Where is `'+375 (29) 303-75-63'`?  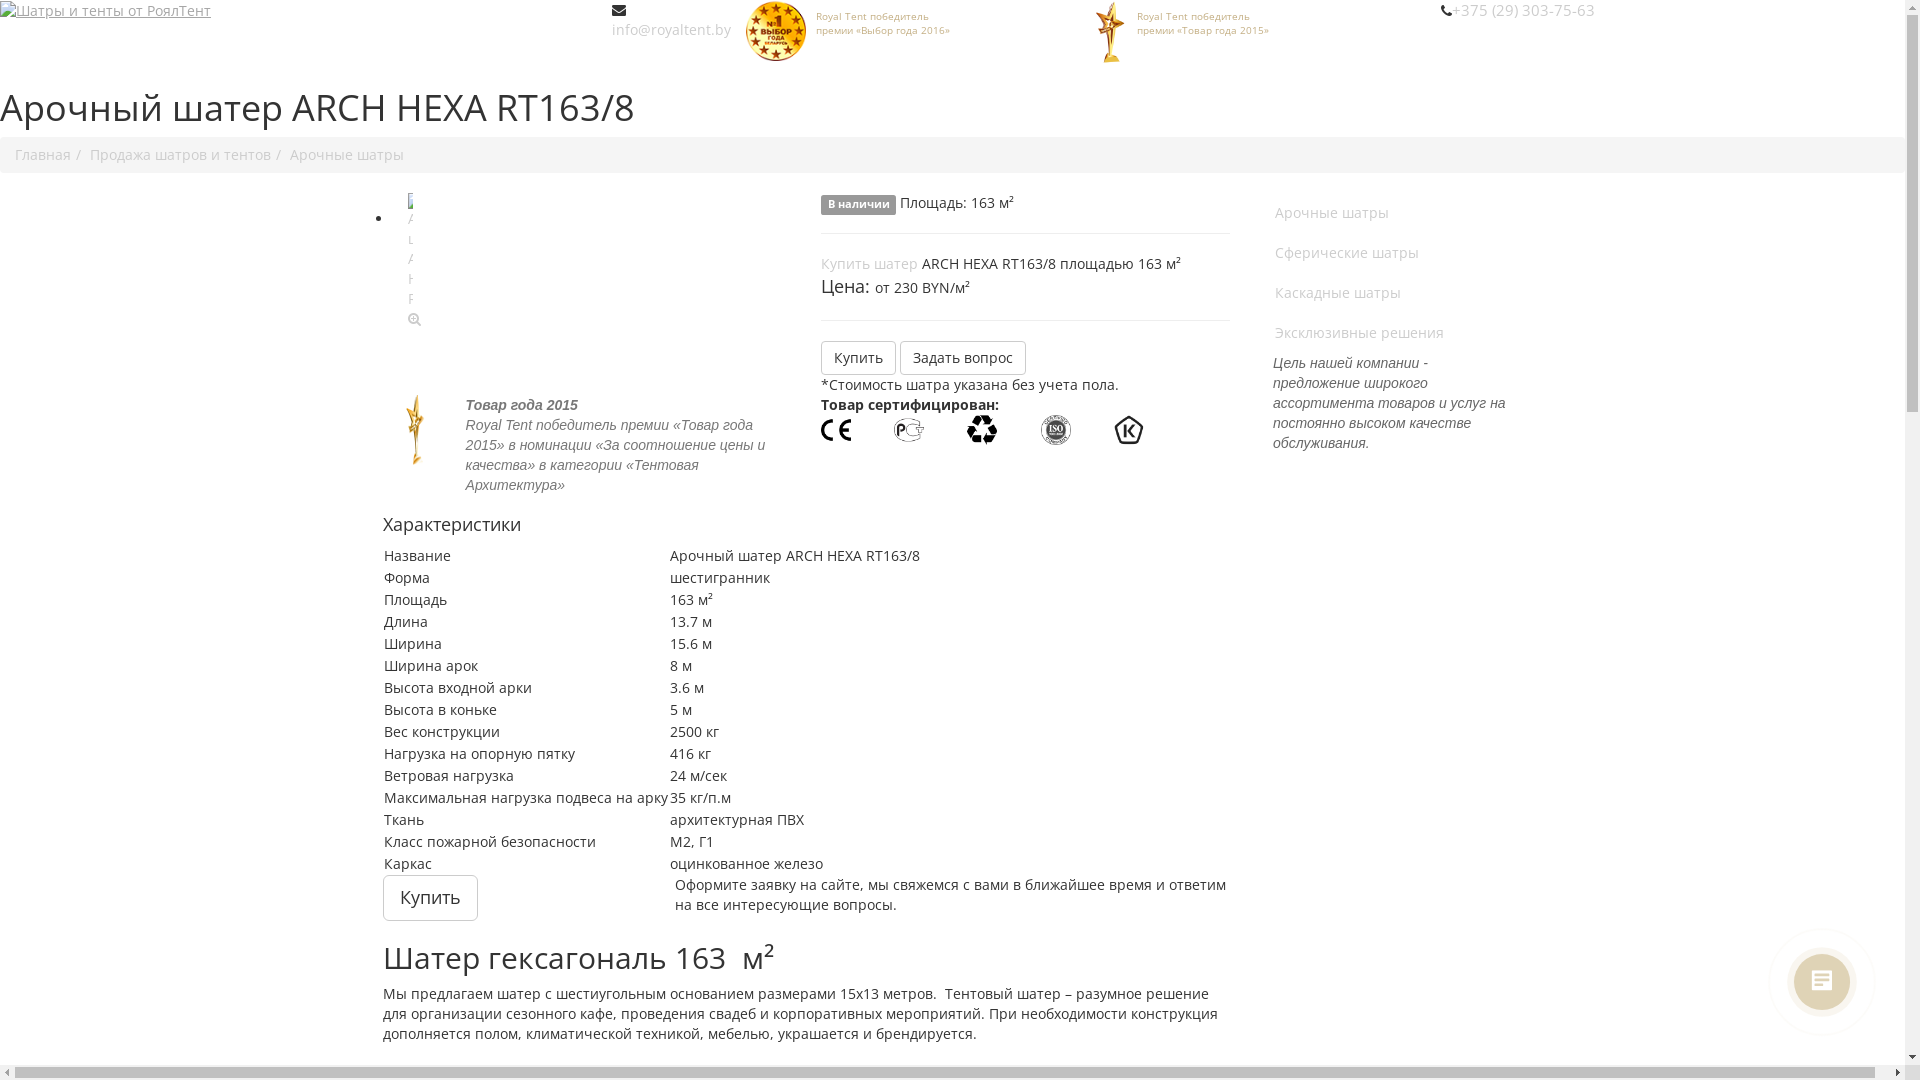 '+375 (29) 303-75-63' is located at coordinates (1522, 10).